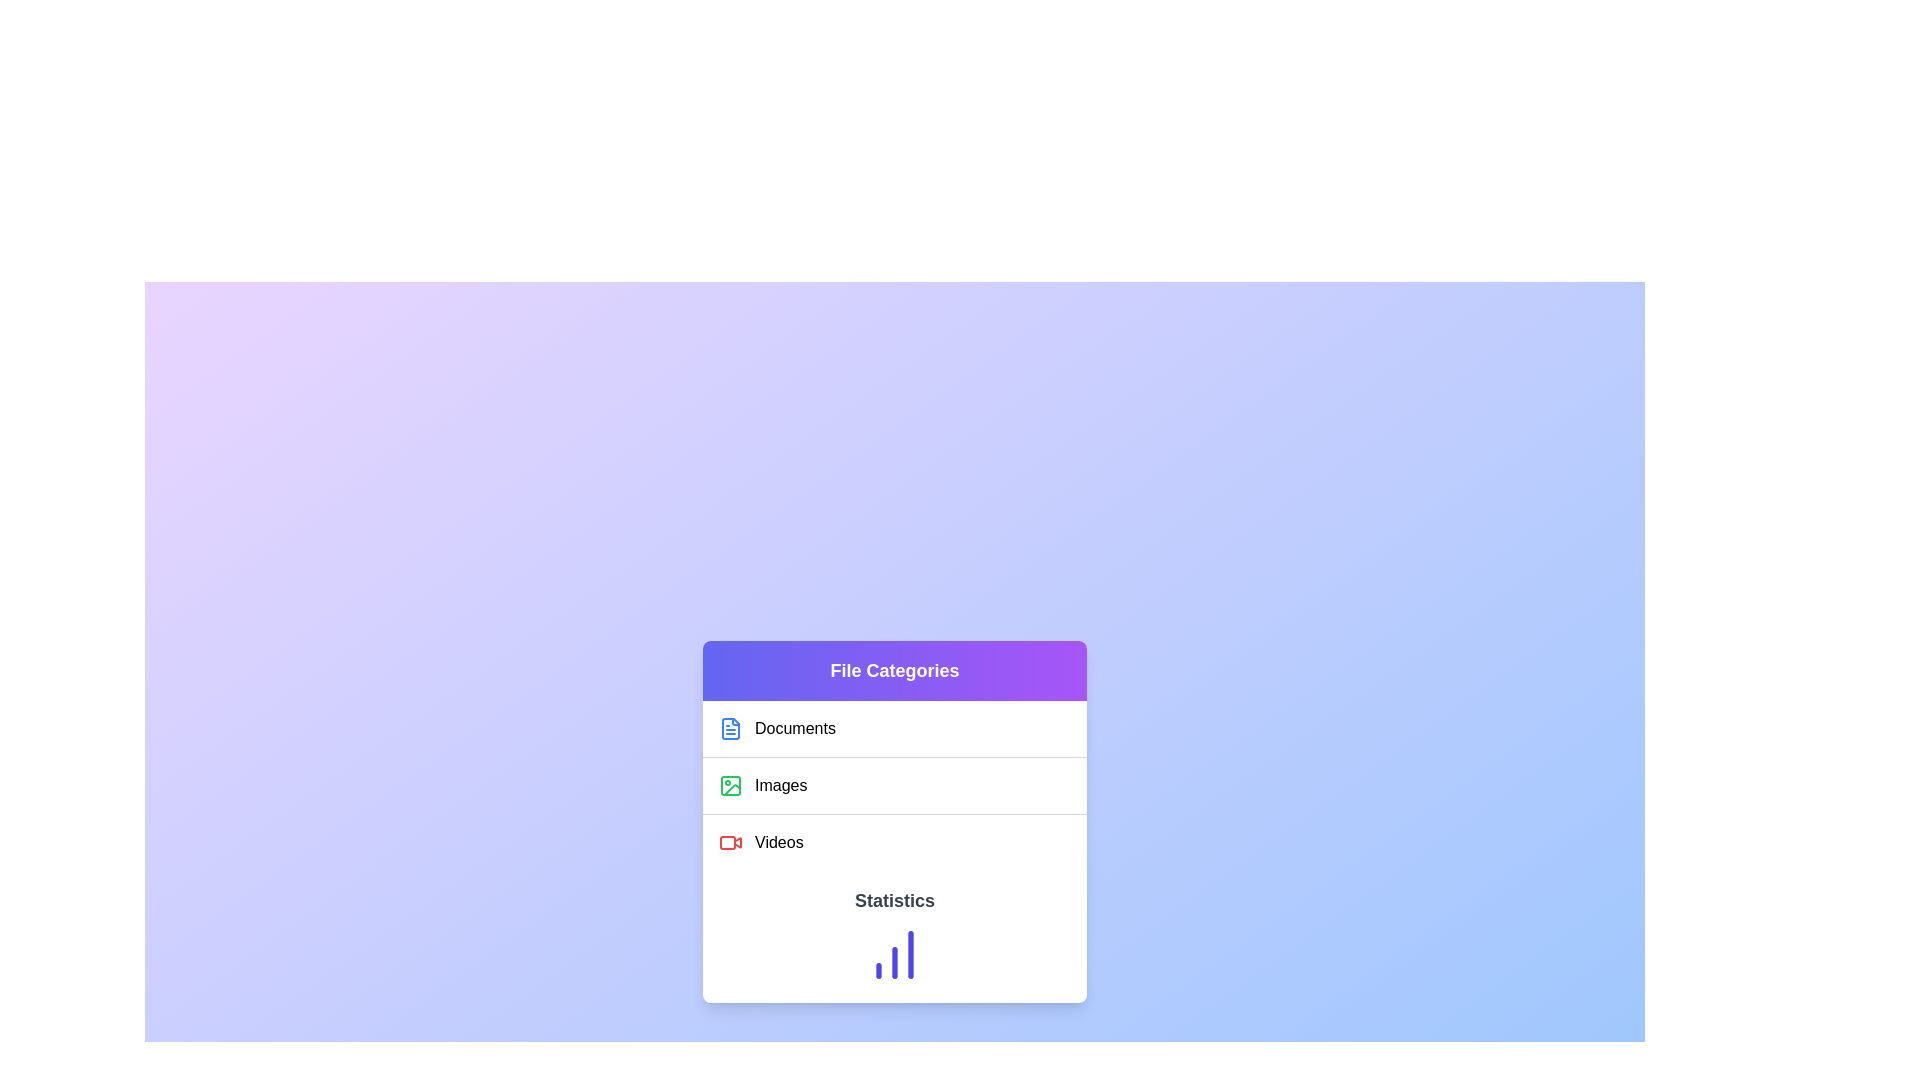  Describe the element at coordinates (893, 841) in the screenshot. I see `the 'Videos' category list item` at that location.